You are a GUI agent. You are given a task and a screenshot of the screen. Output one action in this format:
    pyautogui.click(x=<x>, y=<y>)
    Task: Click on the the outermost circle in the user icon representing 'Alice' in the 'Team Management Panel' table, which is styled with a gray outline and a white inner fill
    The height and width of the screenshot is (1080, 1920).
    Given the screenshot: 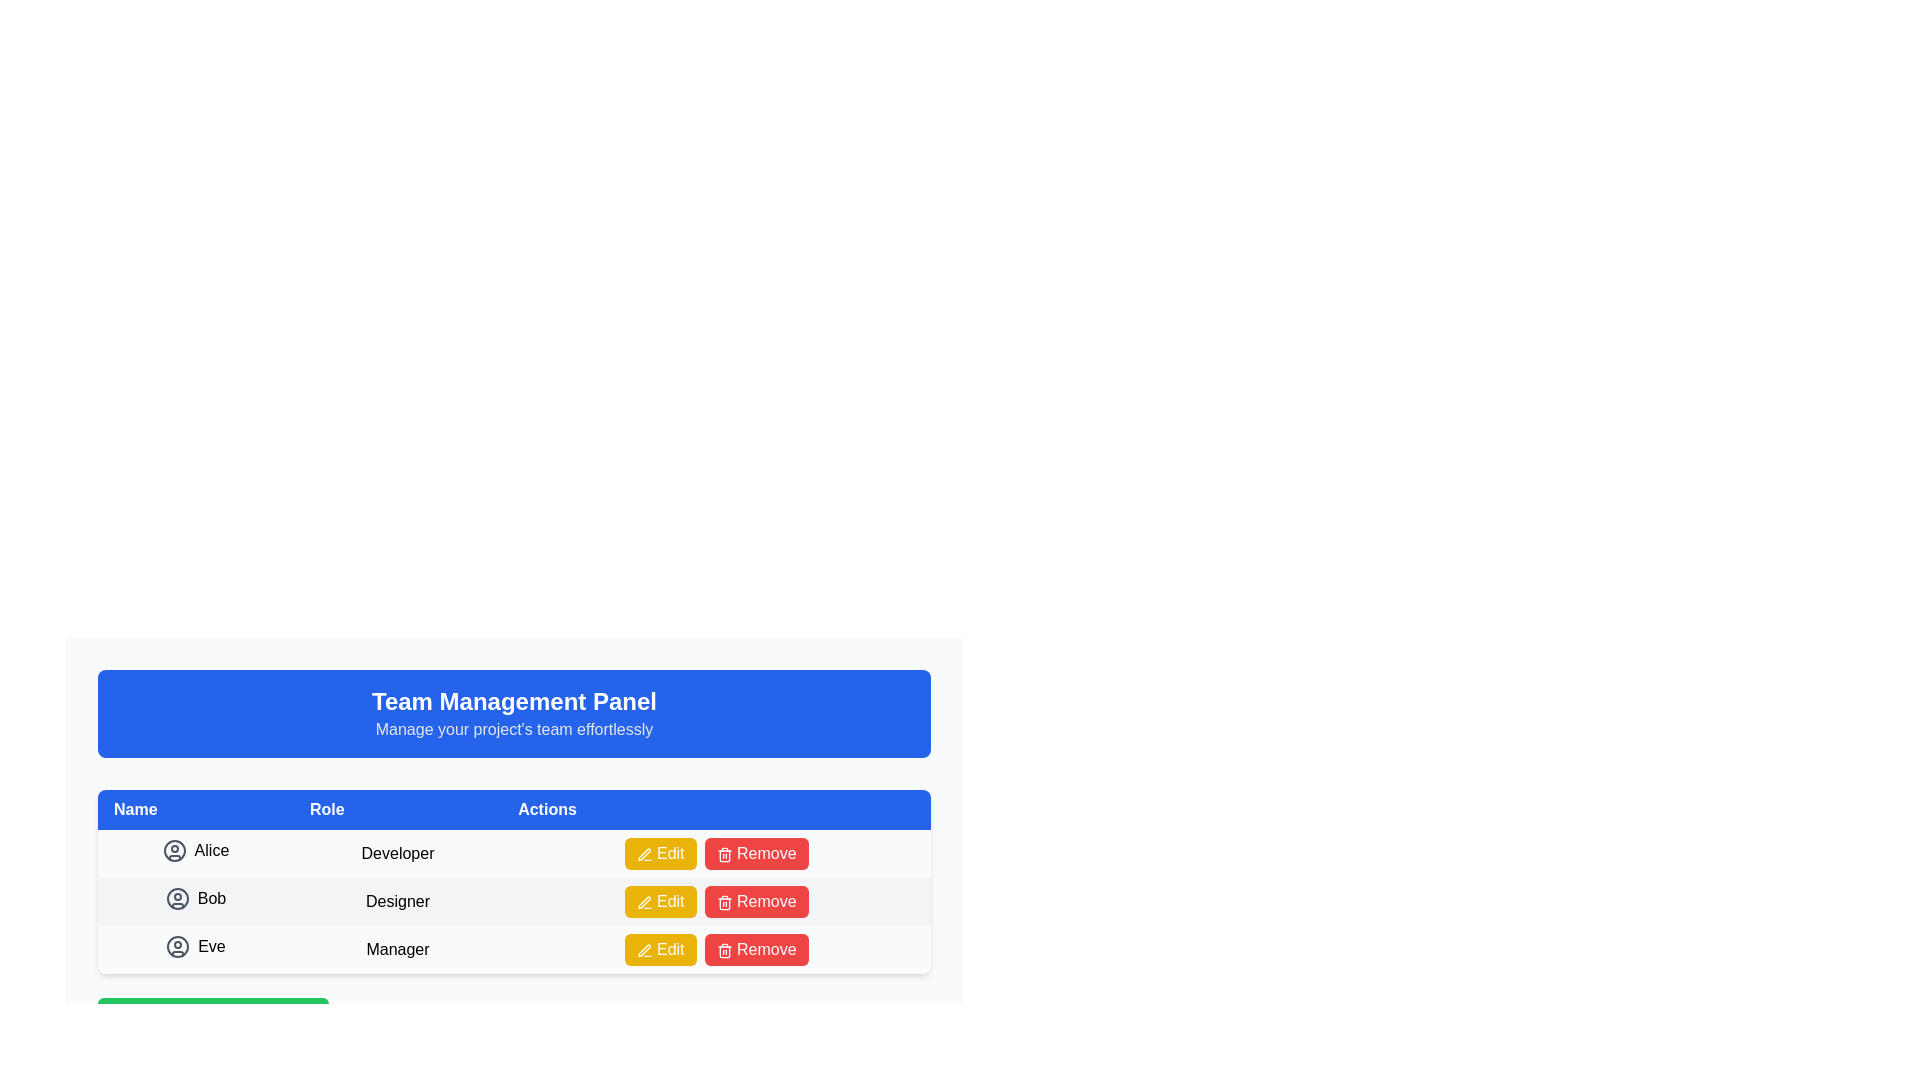 What is the action you would take?
    pyautogui.click(x=174, y=850)
    